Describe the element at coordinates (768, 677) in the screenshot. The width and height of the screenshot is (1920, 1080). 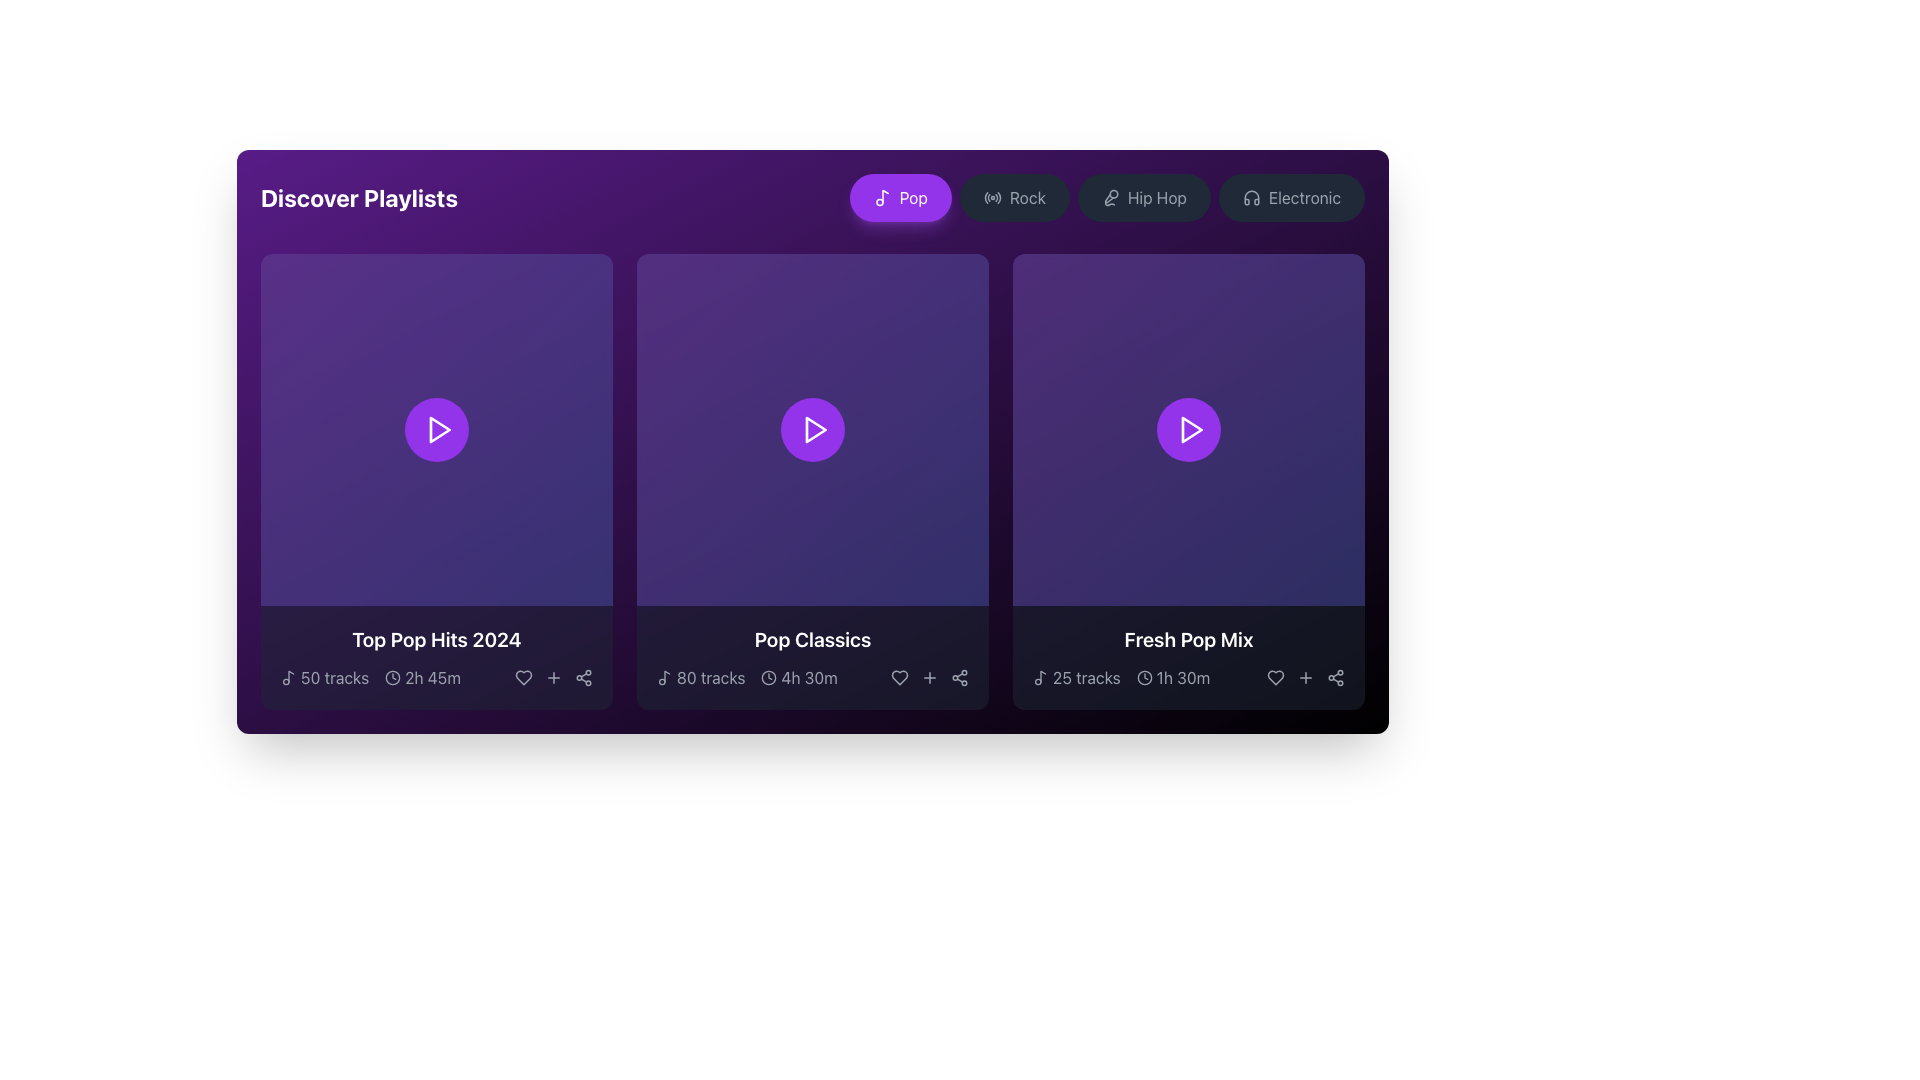
I see `circular outline icon representing a clock, located within the second playlist card, by clicking on it` at that location.